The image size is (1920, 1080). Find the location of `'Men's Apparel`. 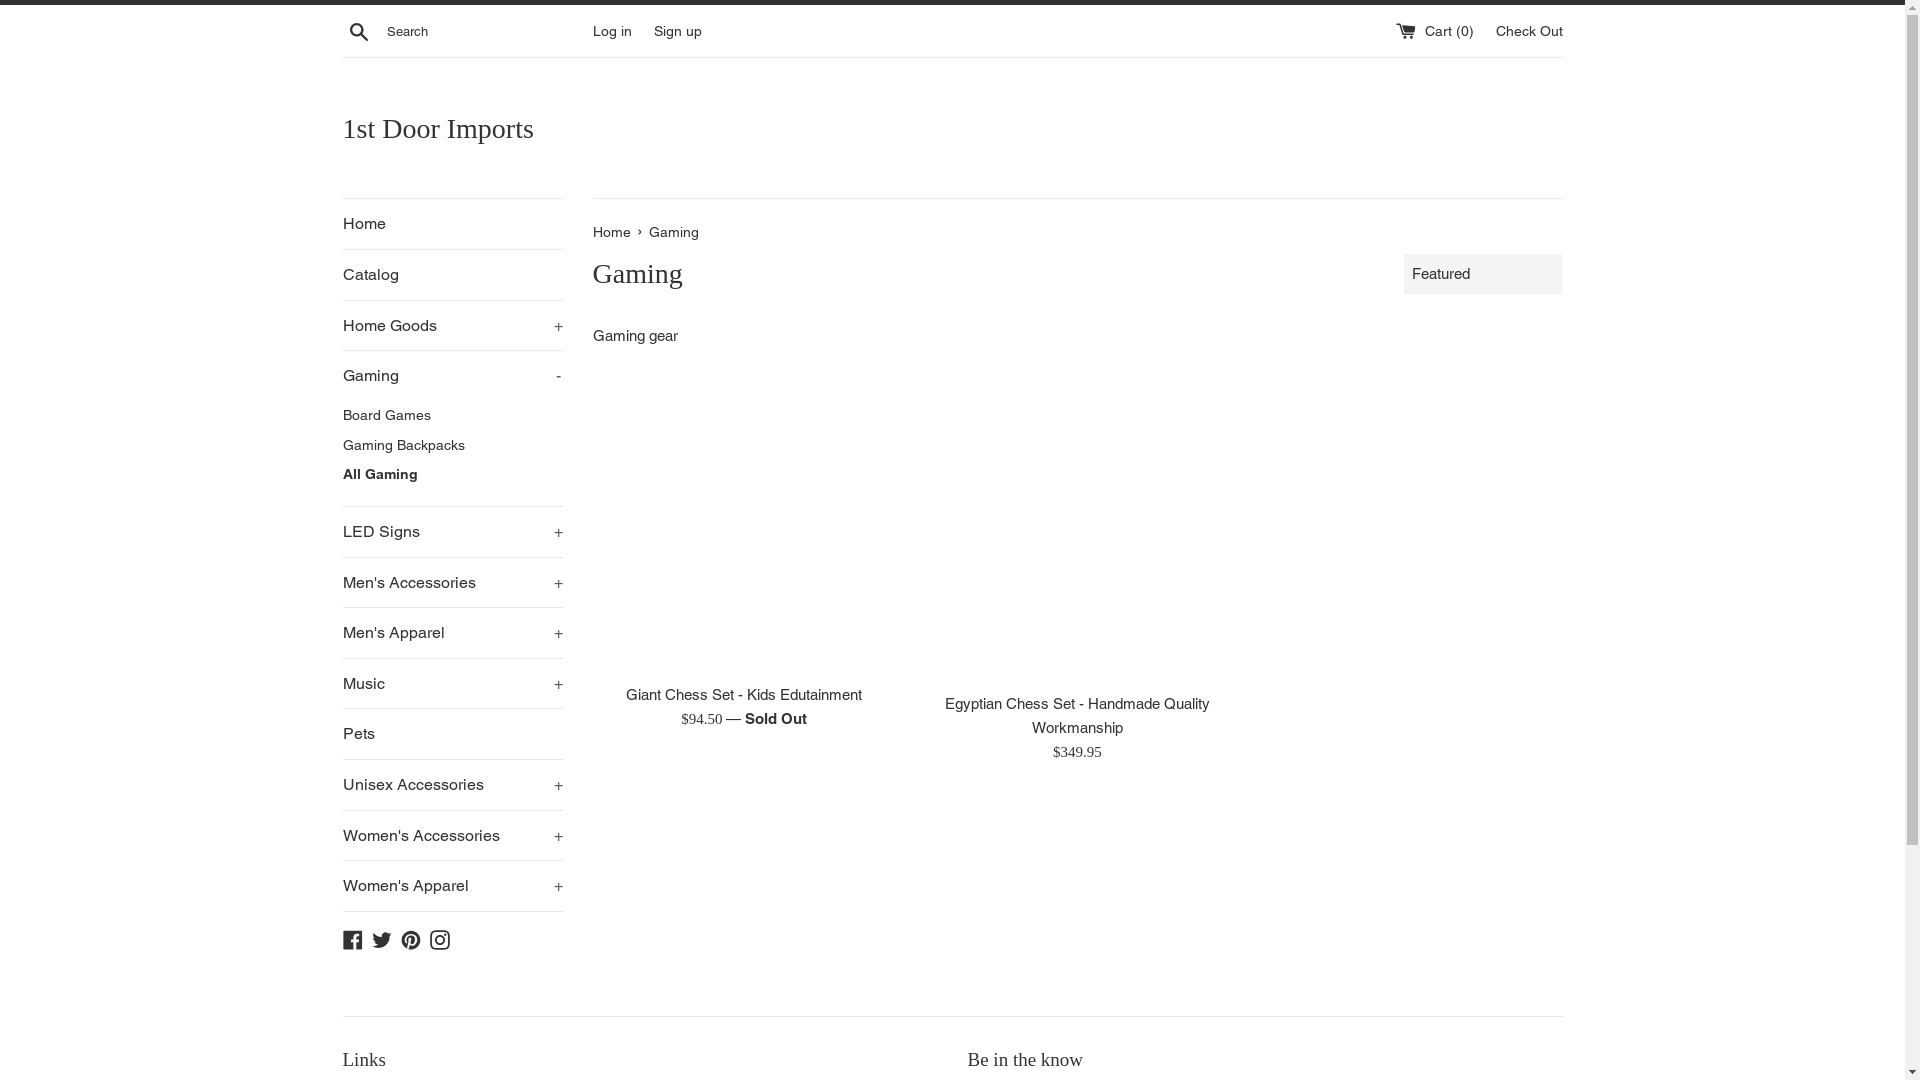

'Men's Apparel is located at coordinates (450, 632).